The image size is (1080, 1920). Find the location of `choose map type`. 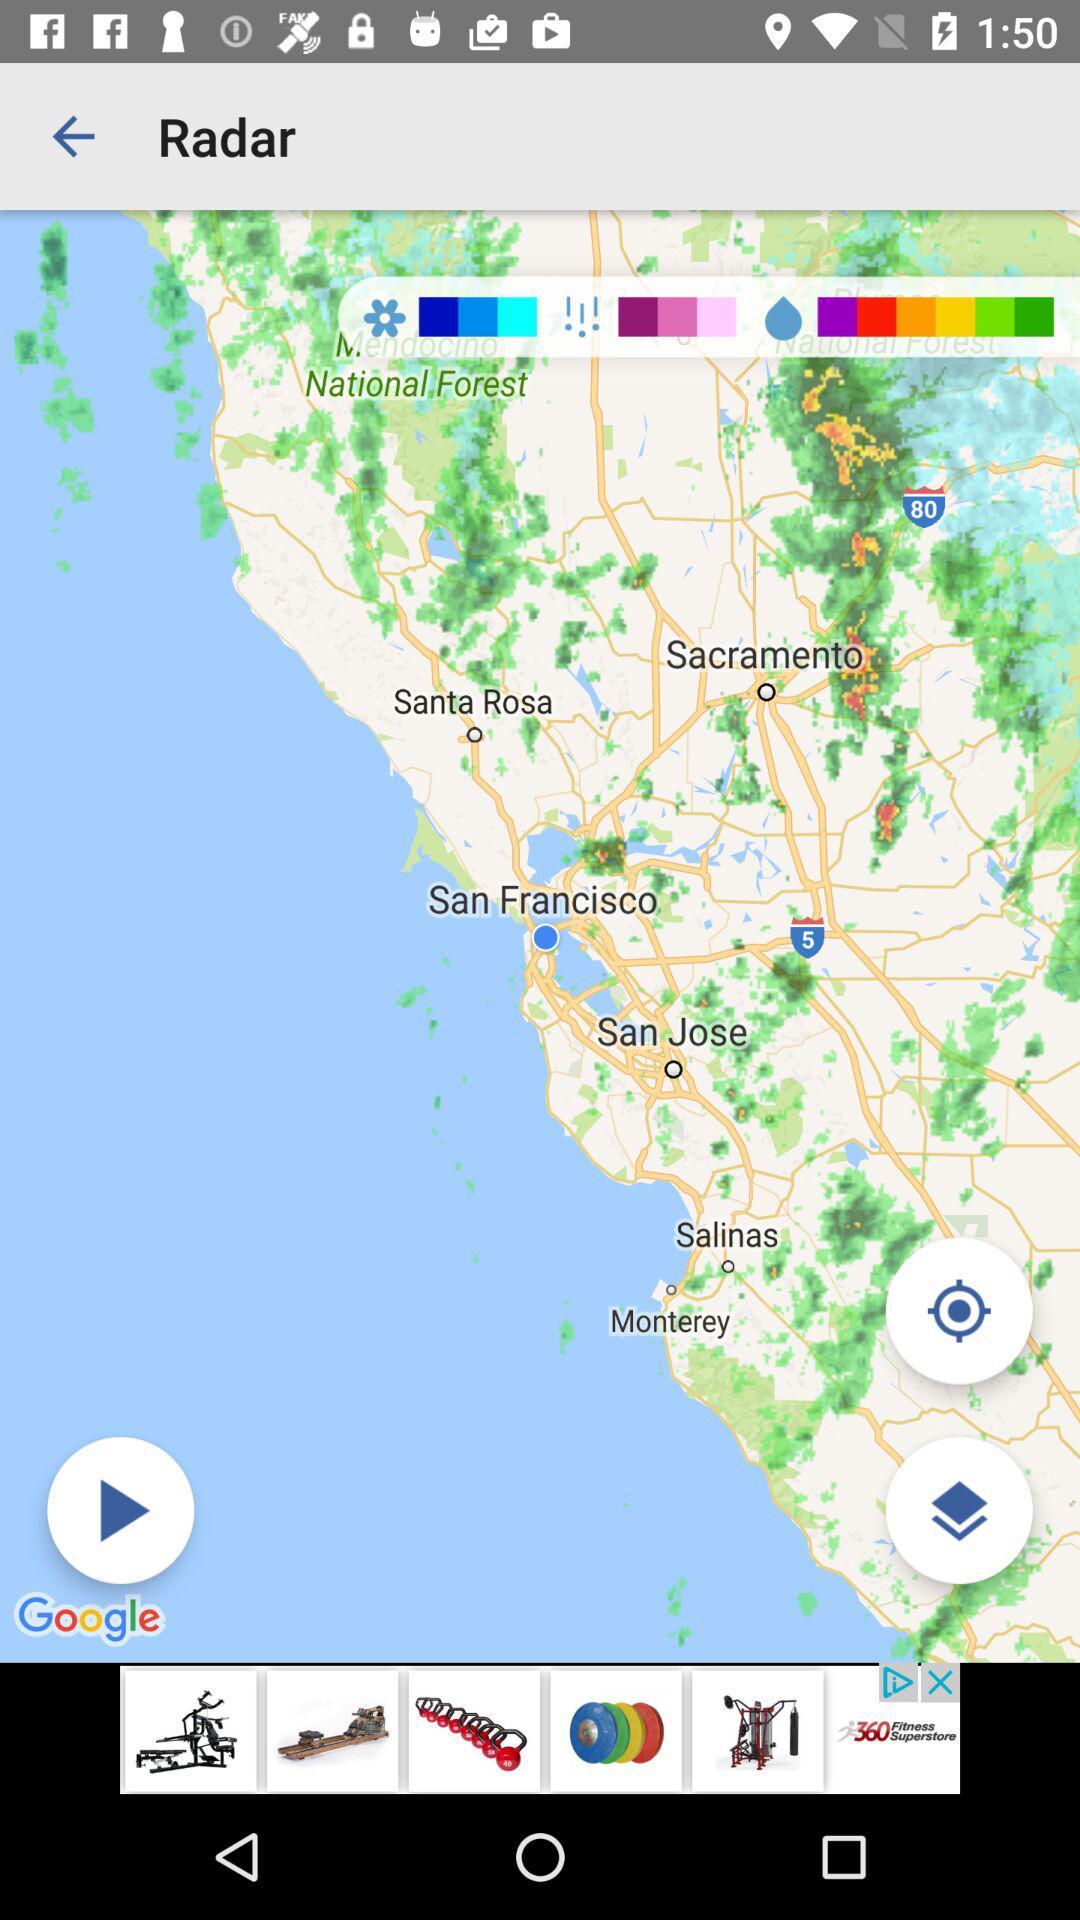

choose map type is located at coordinates (958, 1510).